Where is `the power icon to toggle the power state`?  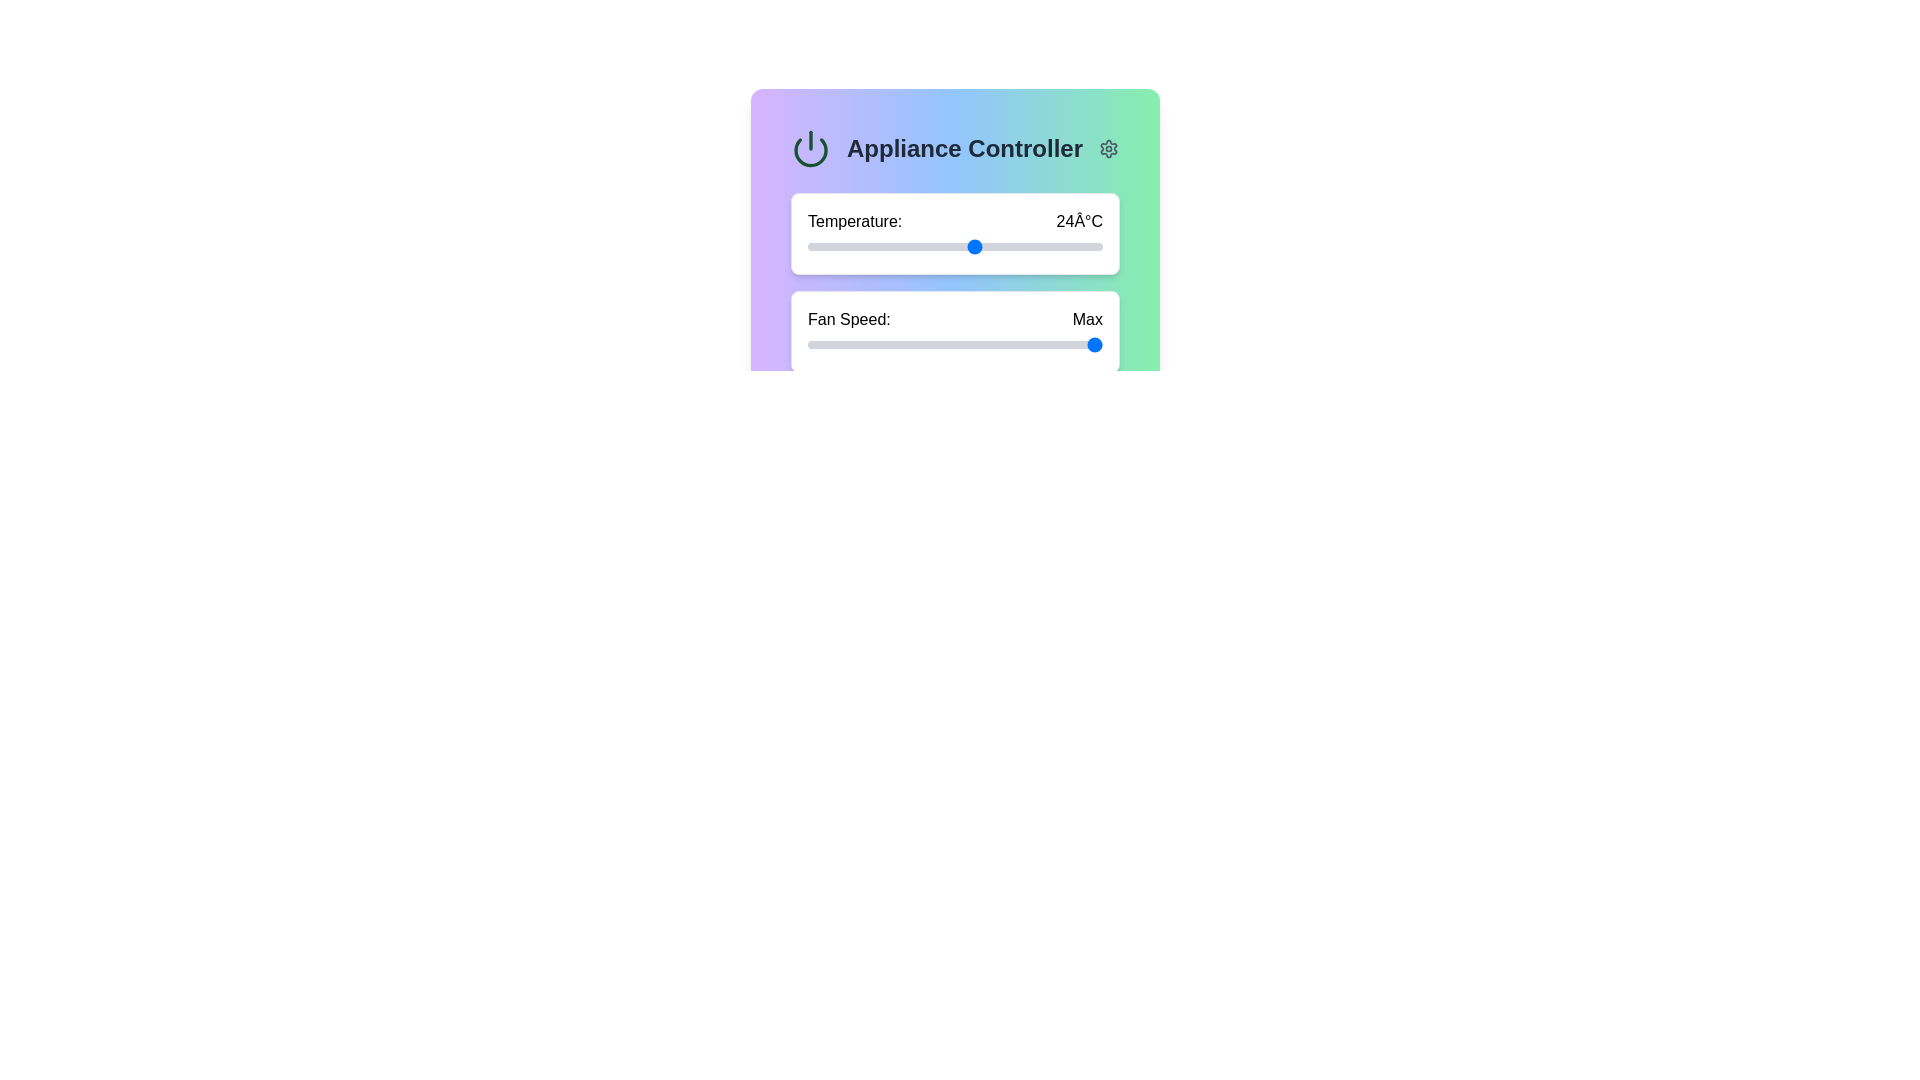 the power icon to toggle the power state is located at coordinates (811, 148).